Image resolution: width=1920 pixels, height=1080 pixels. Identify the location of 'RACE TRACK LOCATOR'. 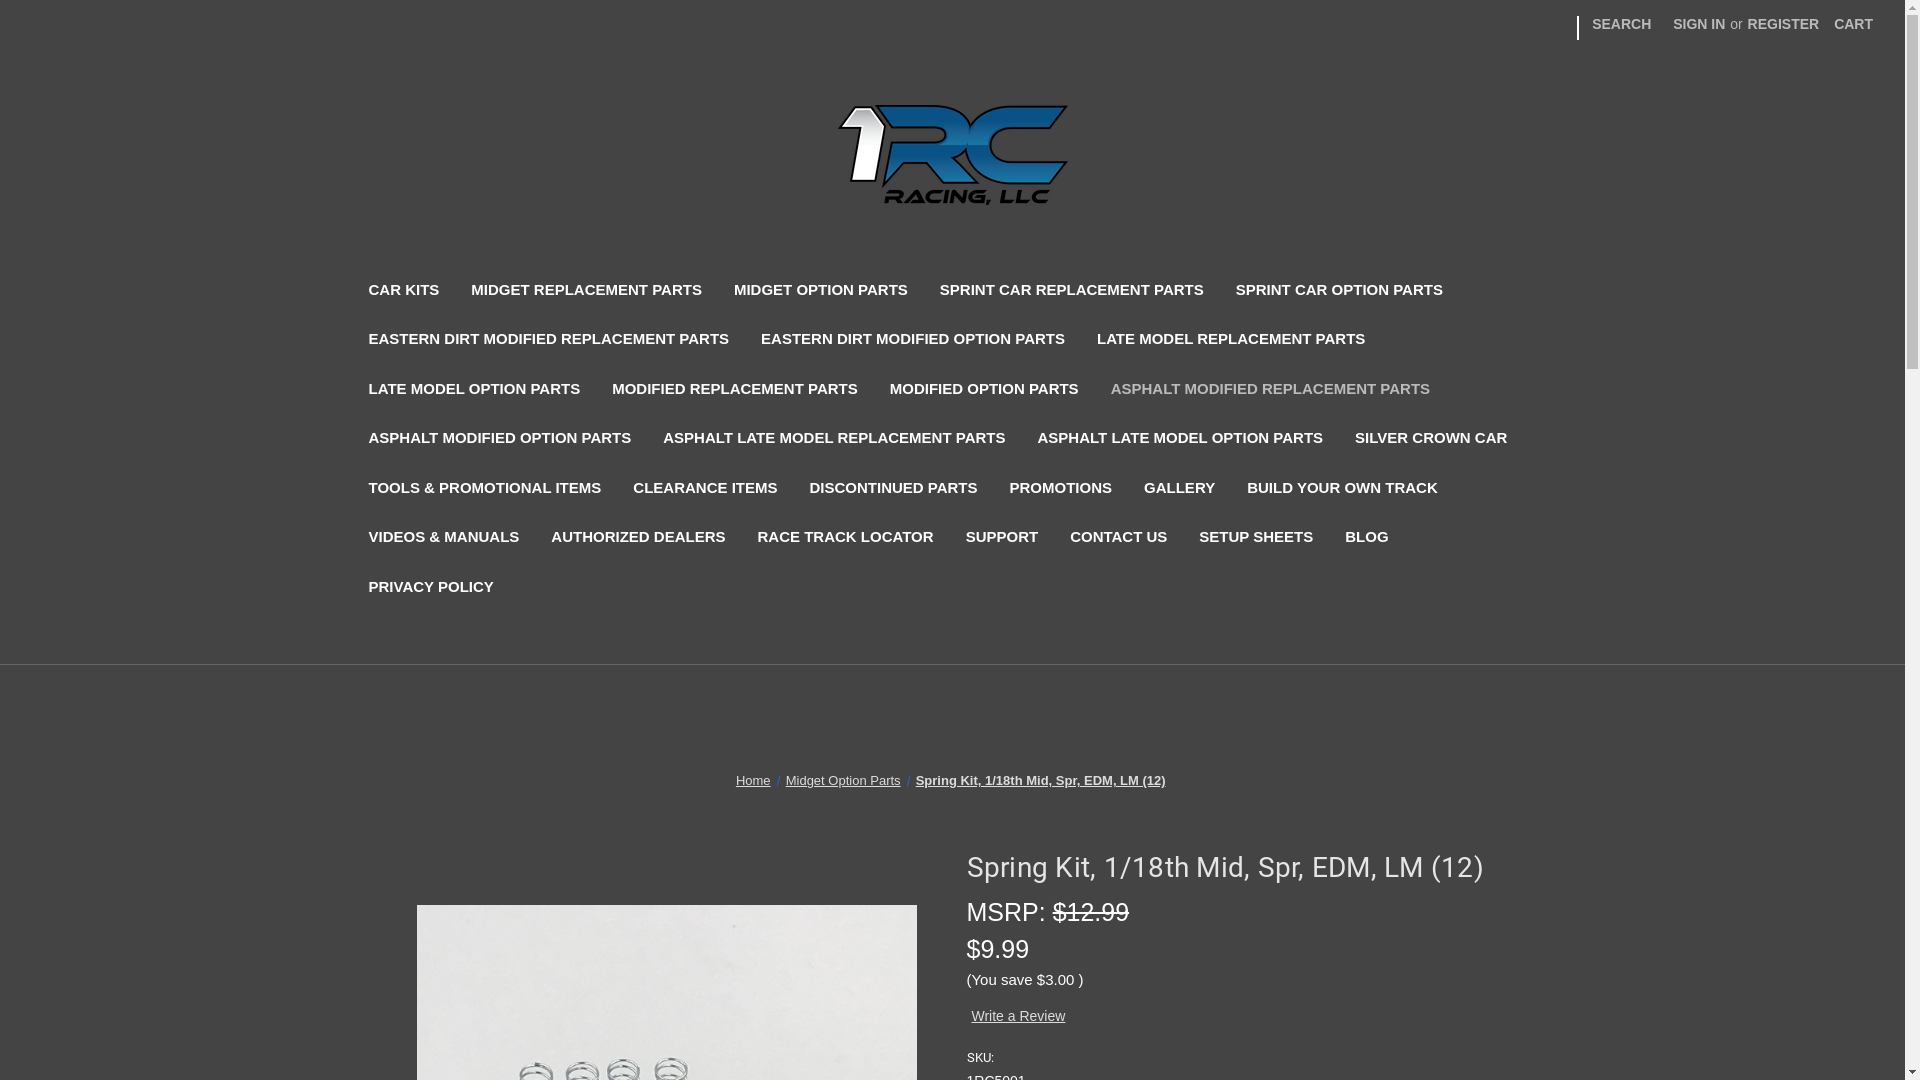
(845, 538).